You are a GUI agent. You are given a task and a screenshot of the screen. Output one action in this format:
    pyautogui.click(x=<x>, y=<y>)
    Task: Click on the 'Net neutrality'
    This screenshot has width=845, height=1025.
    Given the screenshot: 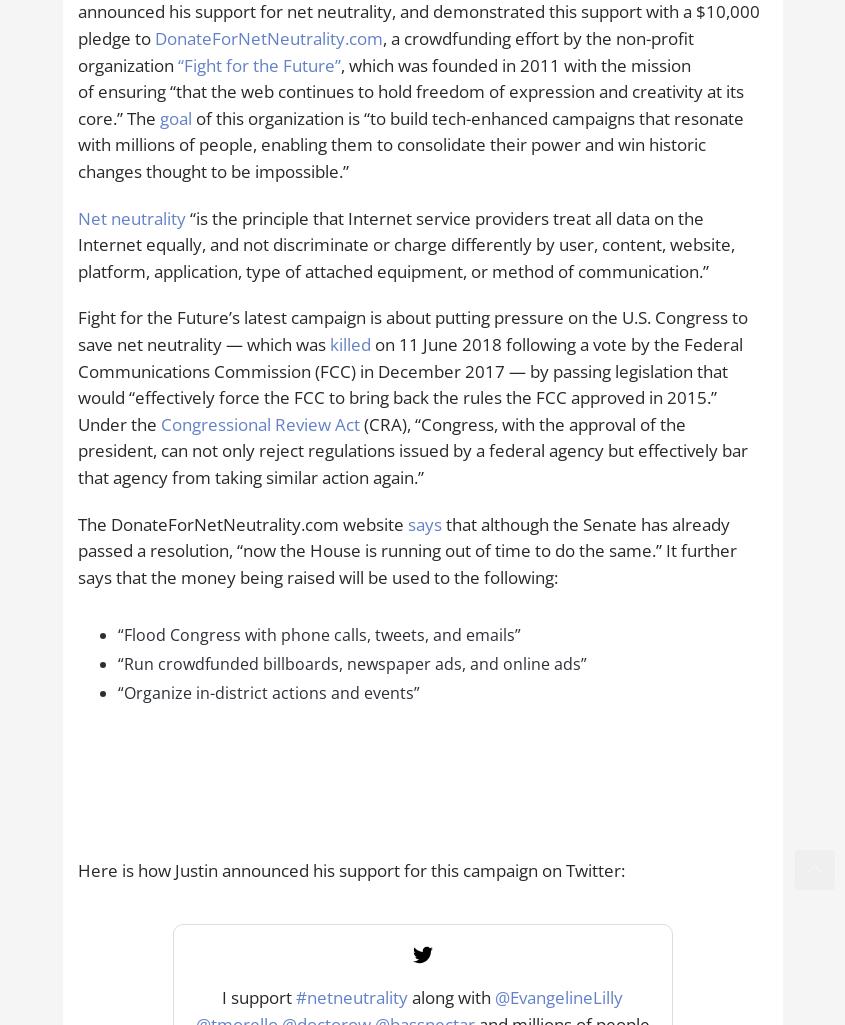 What is the action you would take?
    pyautogui.click(x=75, y=217)
    